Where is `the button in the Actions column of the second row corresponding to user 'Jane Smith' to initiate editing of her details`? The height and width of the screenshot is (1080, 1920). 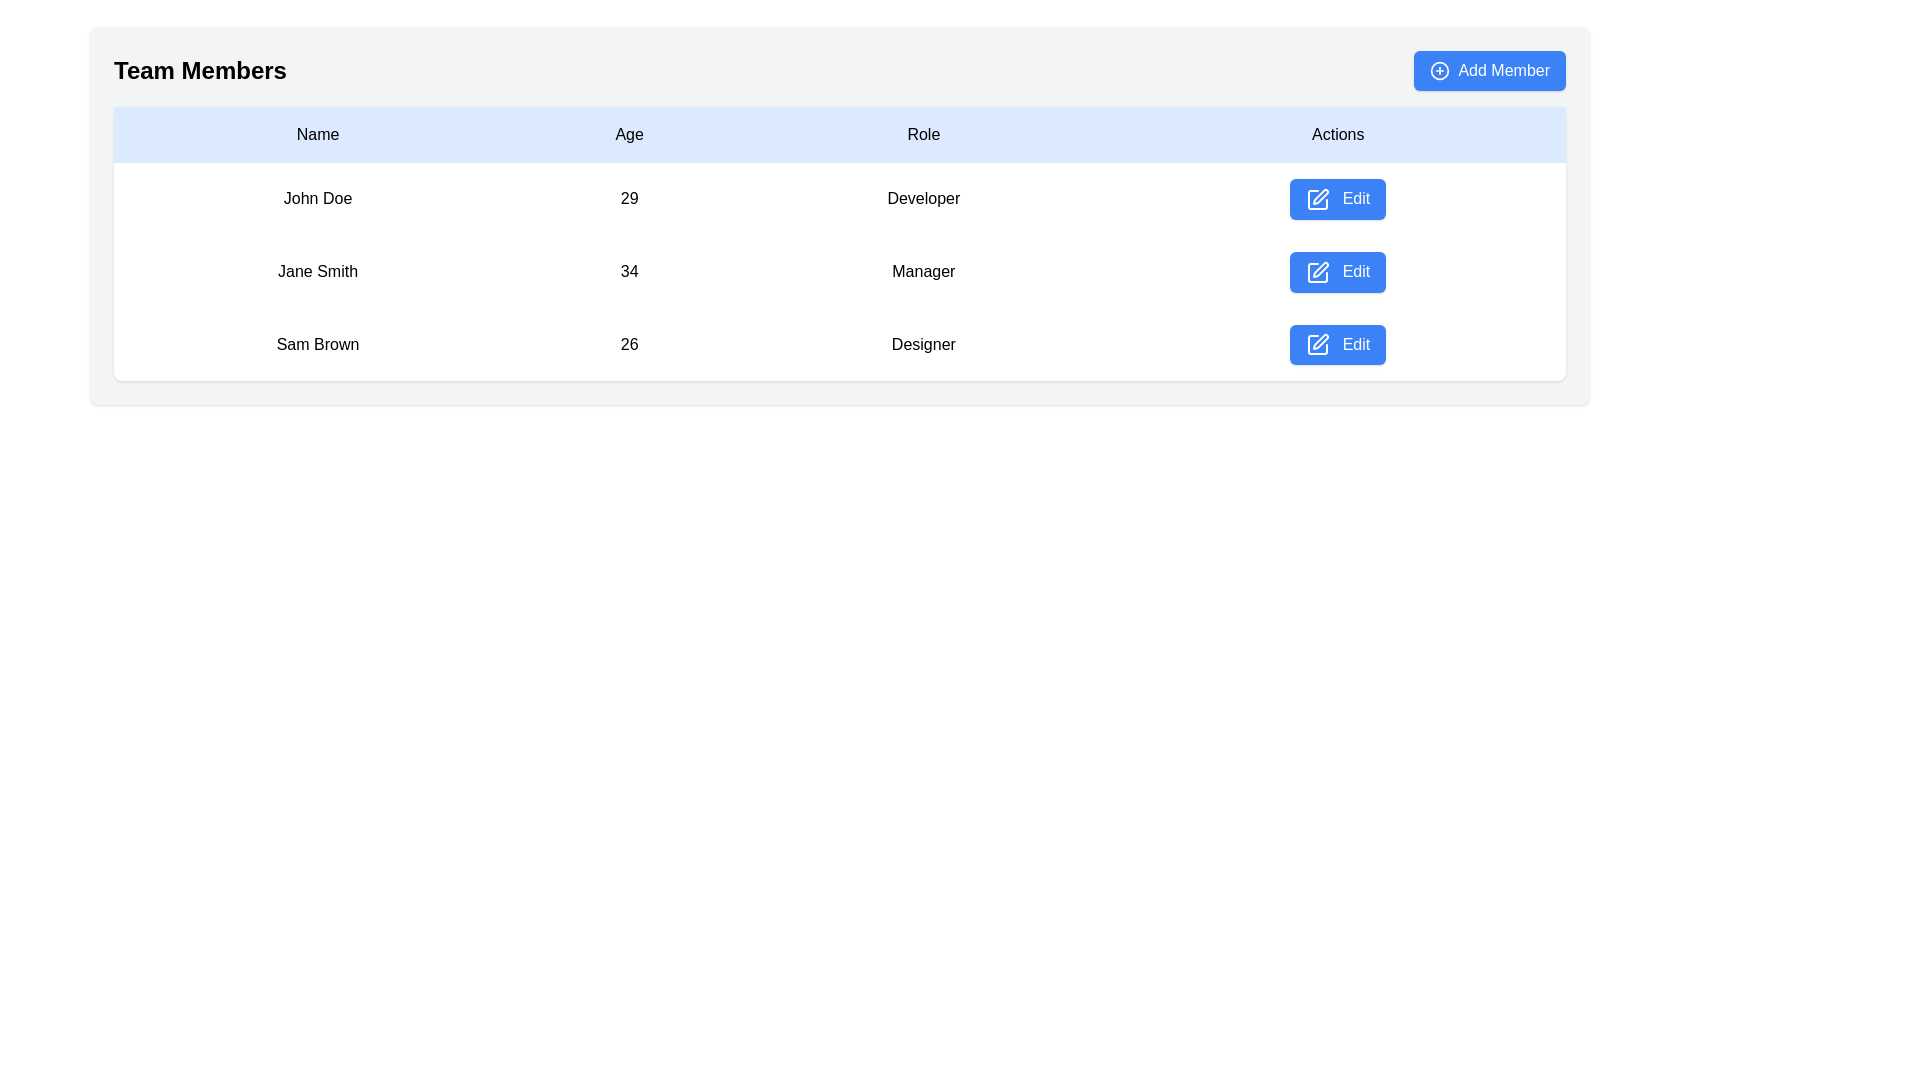 the button in the Actions column of the second row corresponding to user 'Jane Smith' to initiate editing of her details is located at coordinates (1338, 272).